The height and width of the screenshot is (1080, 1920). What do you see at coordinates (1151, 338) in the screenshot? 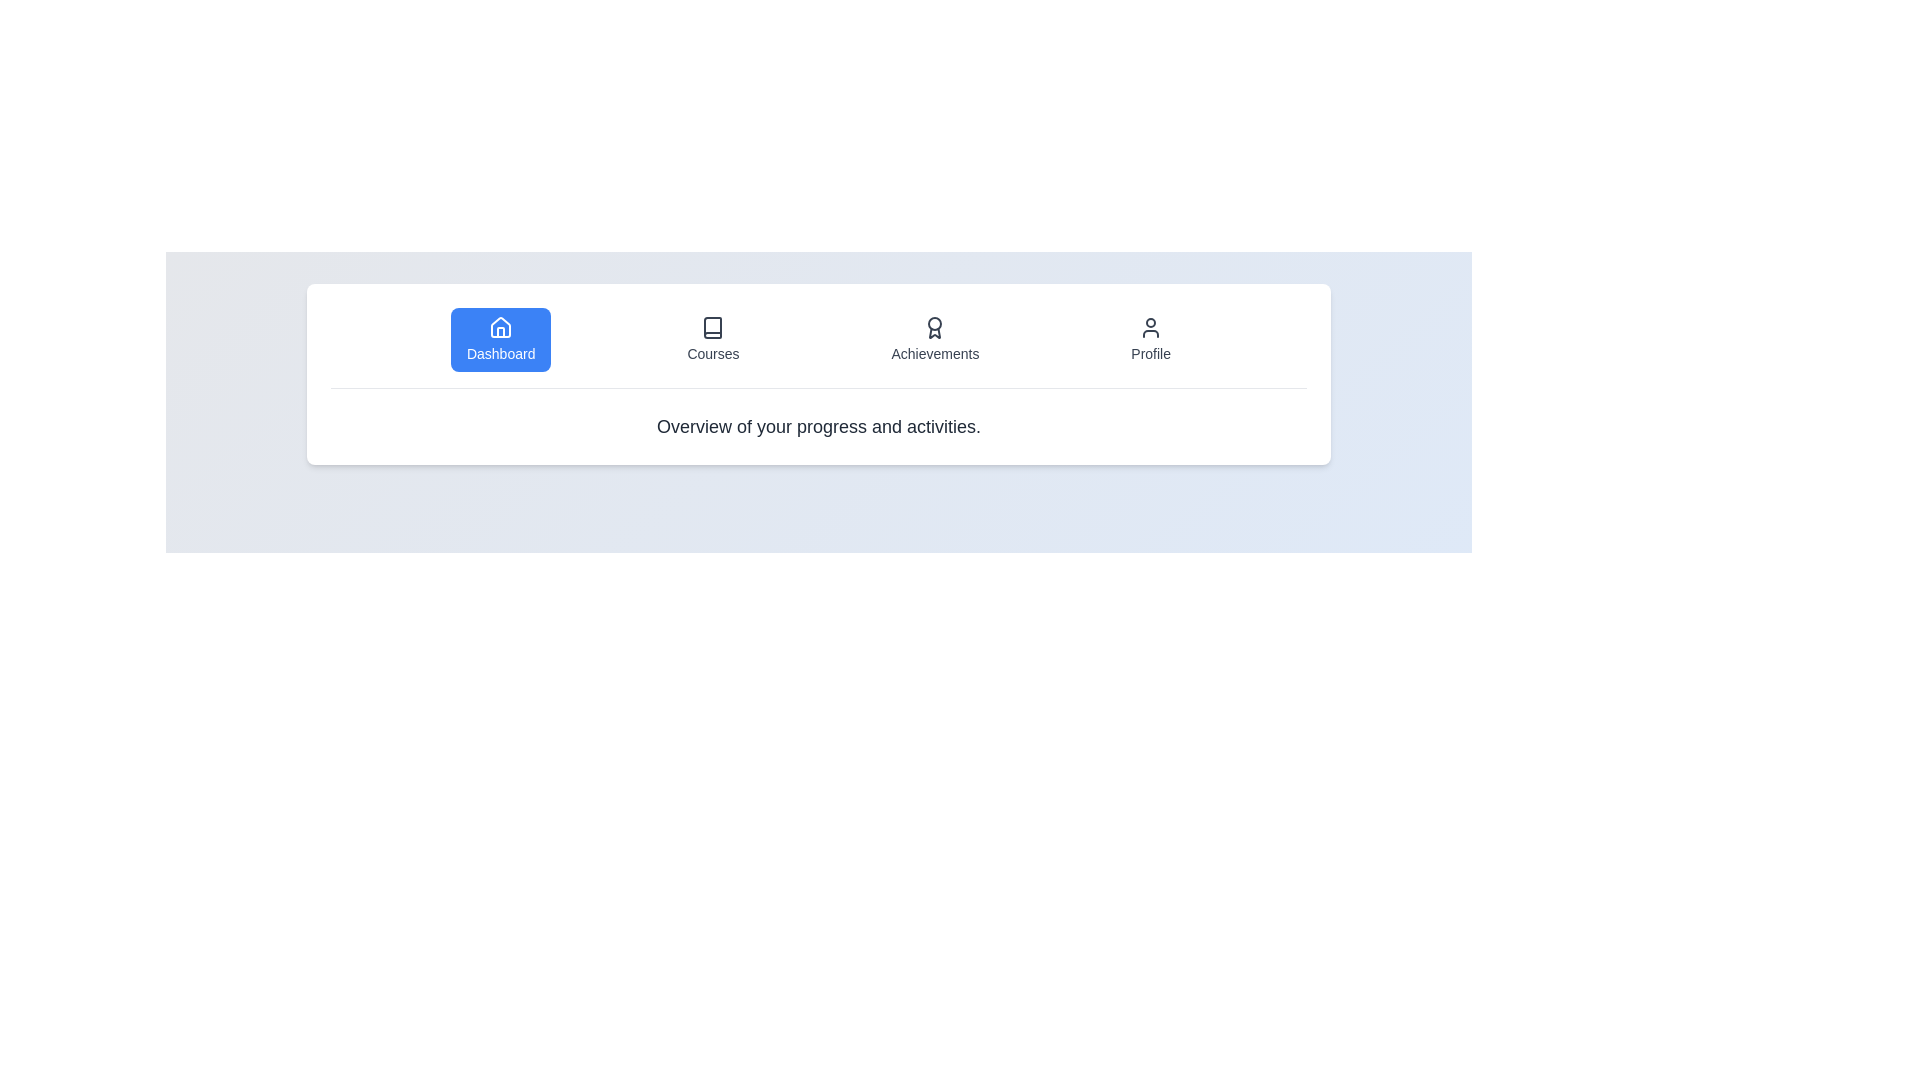
I see `the navigation button located in the horizontal menu bar at the bottom of the row` at bounding box center [1151, 338].